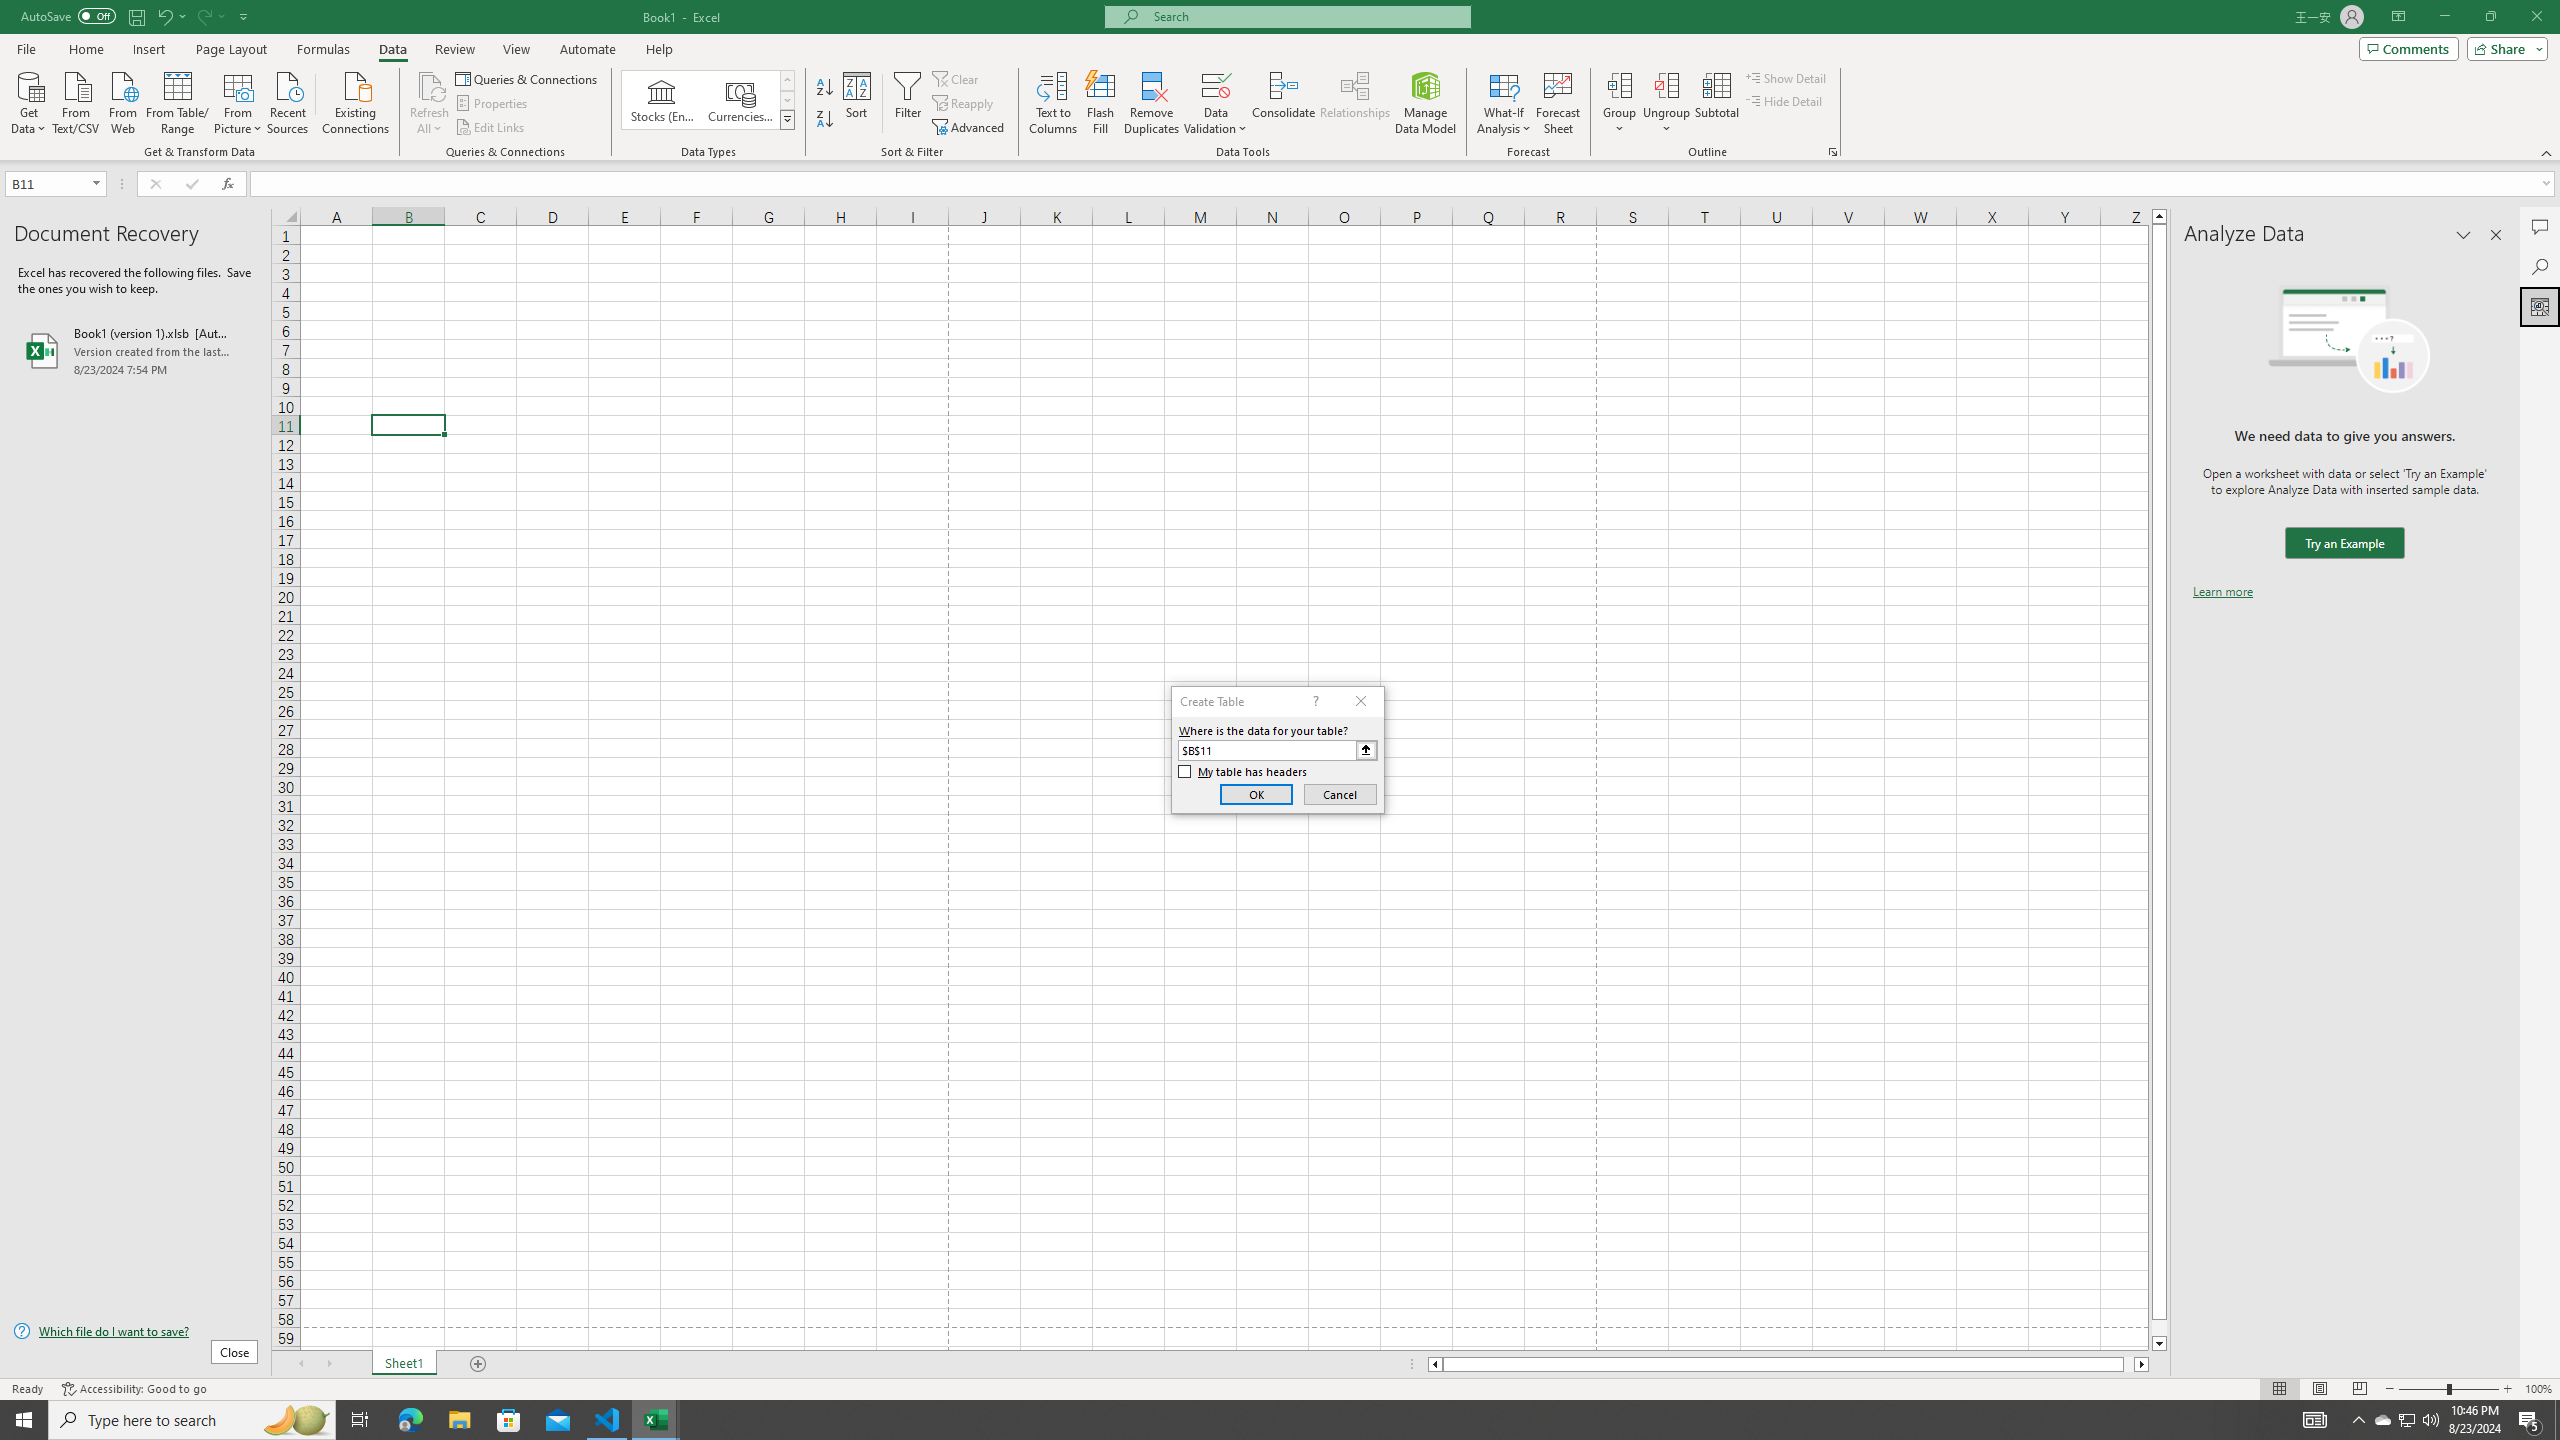 The image size is (2560, 1440). What do you see at coordinates (231, 49) in the screenshot?
I see `'Page Layout'` at bounding box center [231, 49].